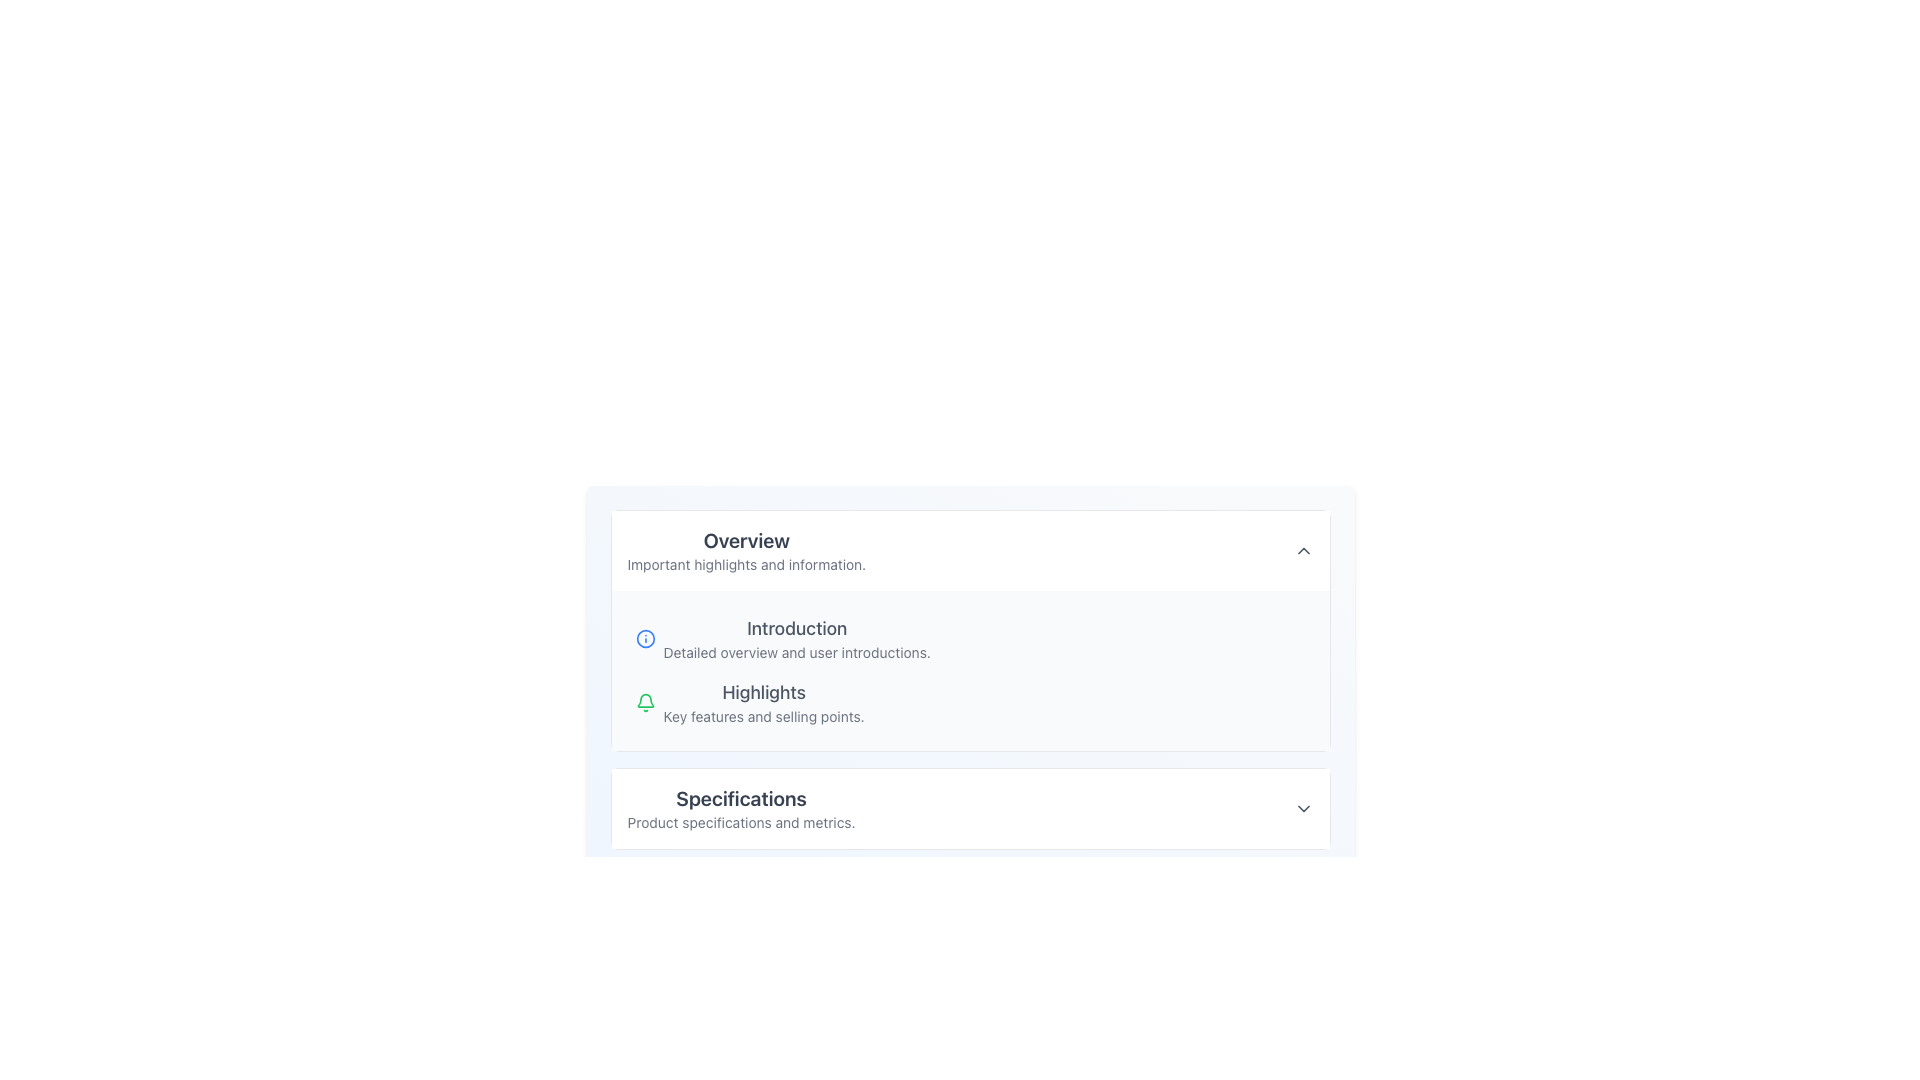  Describe the element at coordinates (763, 701) in the screenshot. I see `the 'Highlights' text block` at that location.